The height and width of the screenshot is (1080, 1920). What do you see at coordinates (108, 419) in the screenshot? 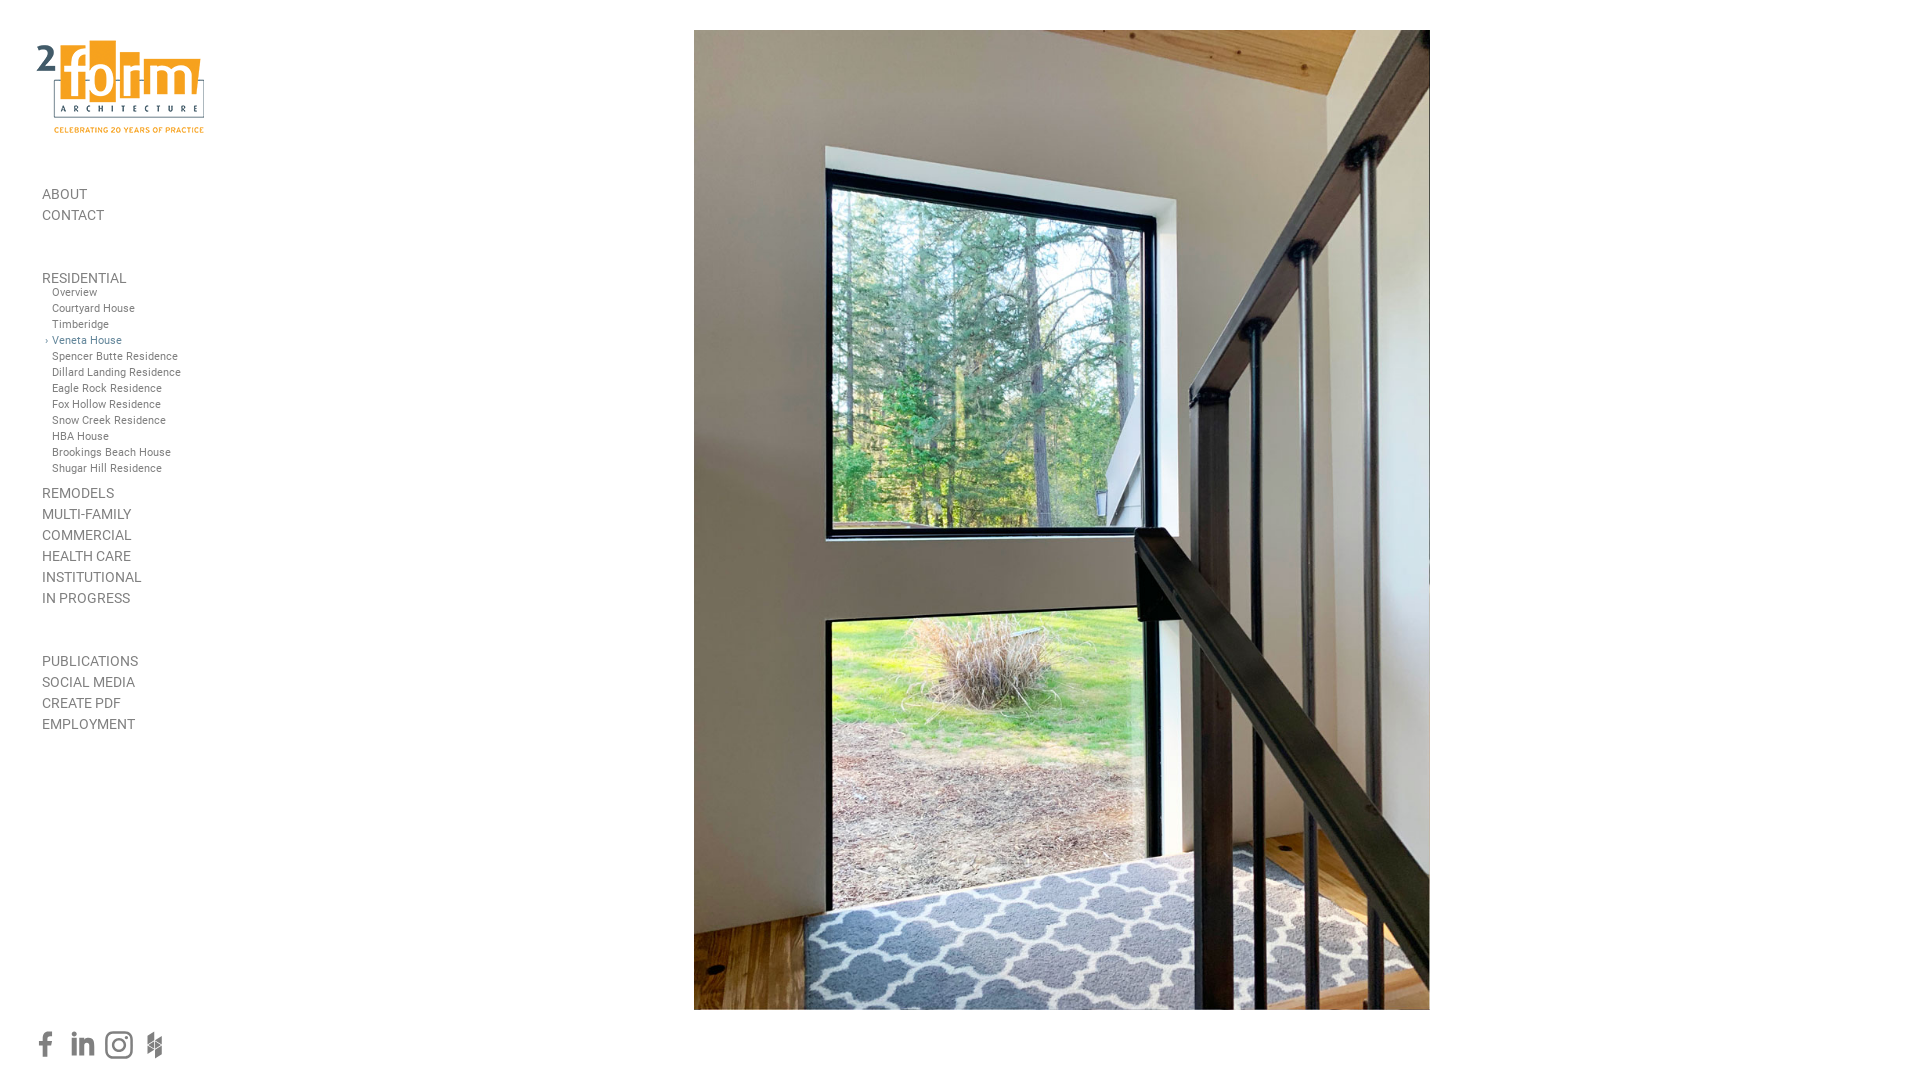
I see `'Snow Creek Residence'` at bounding box center [108, 419].